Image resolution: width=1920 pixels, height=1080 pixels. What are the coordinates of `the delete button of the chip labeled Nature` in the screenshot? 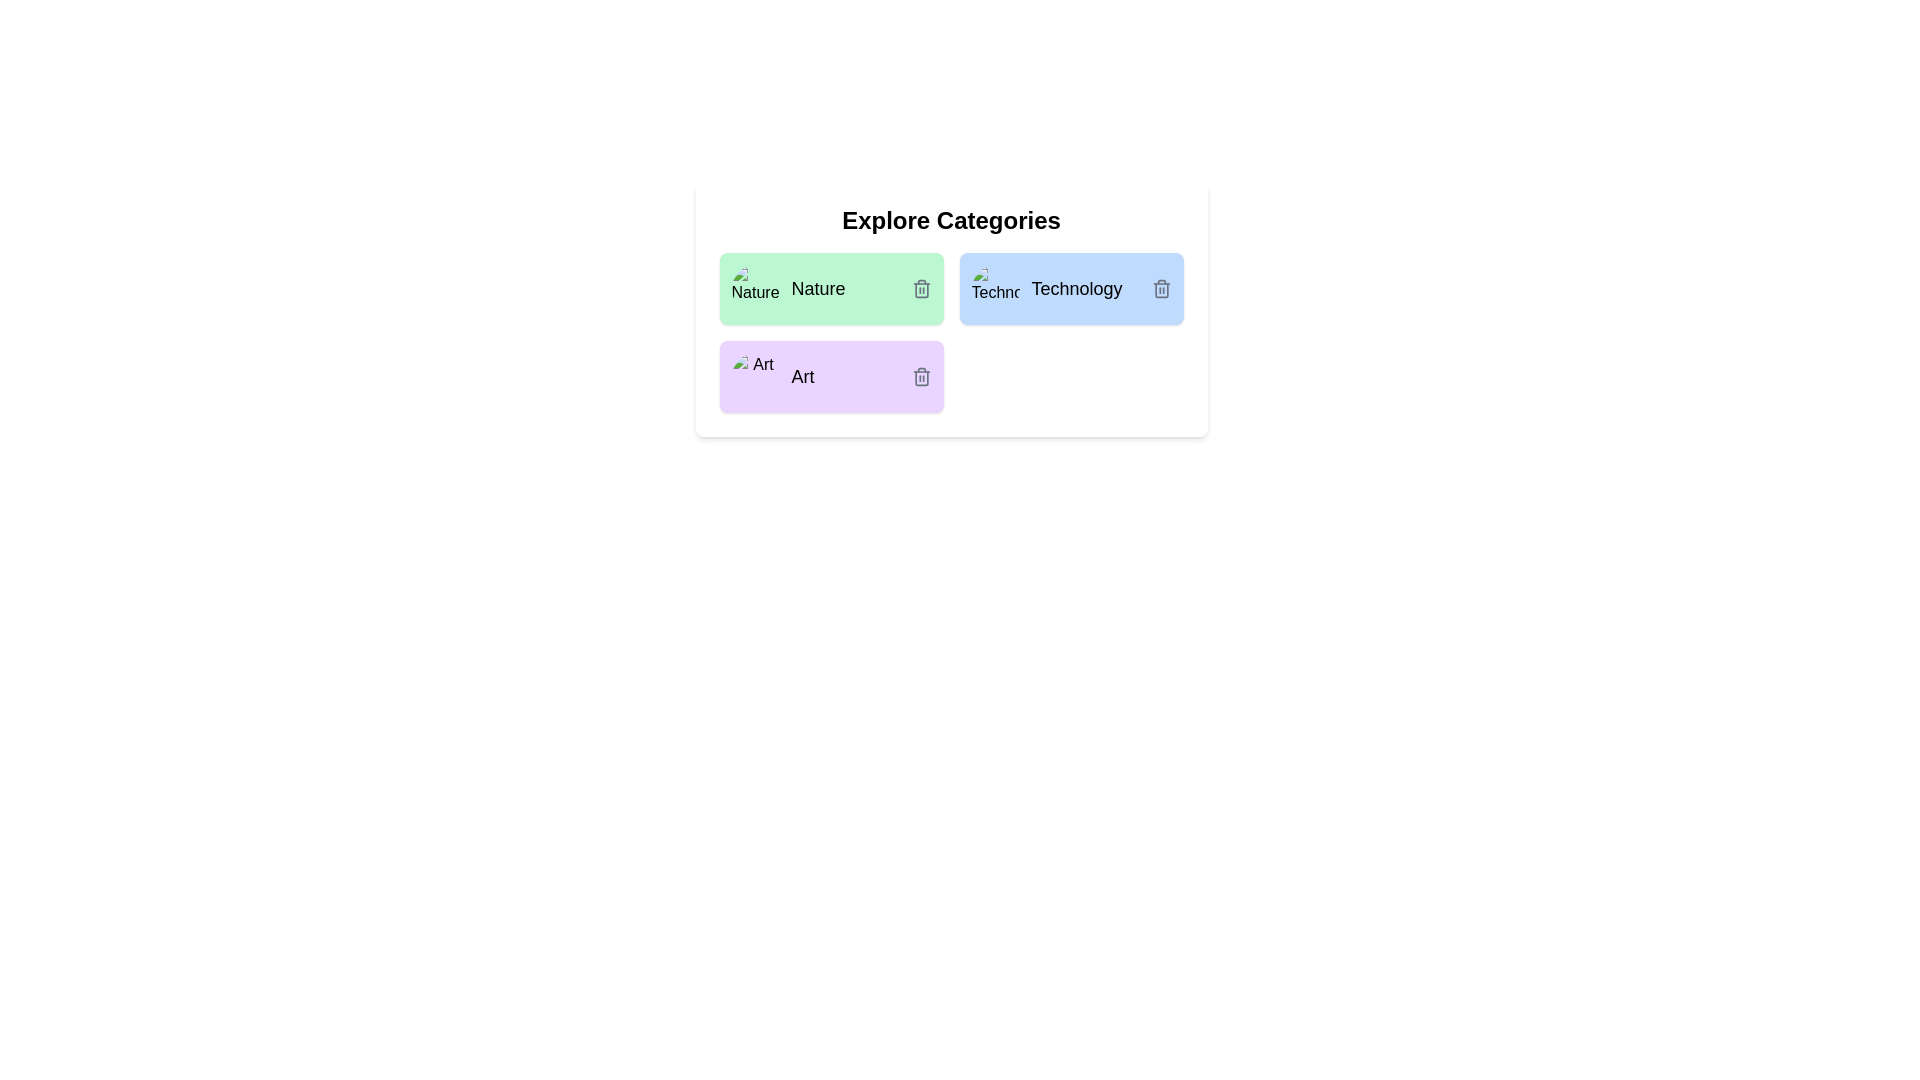 It's located at (920, 289).